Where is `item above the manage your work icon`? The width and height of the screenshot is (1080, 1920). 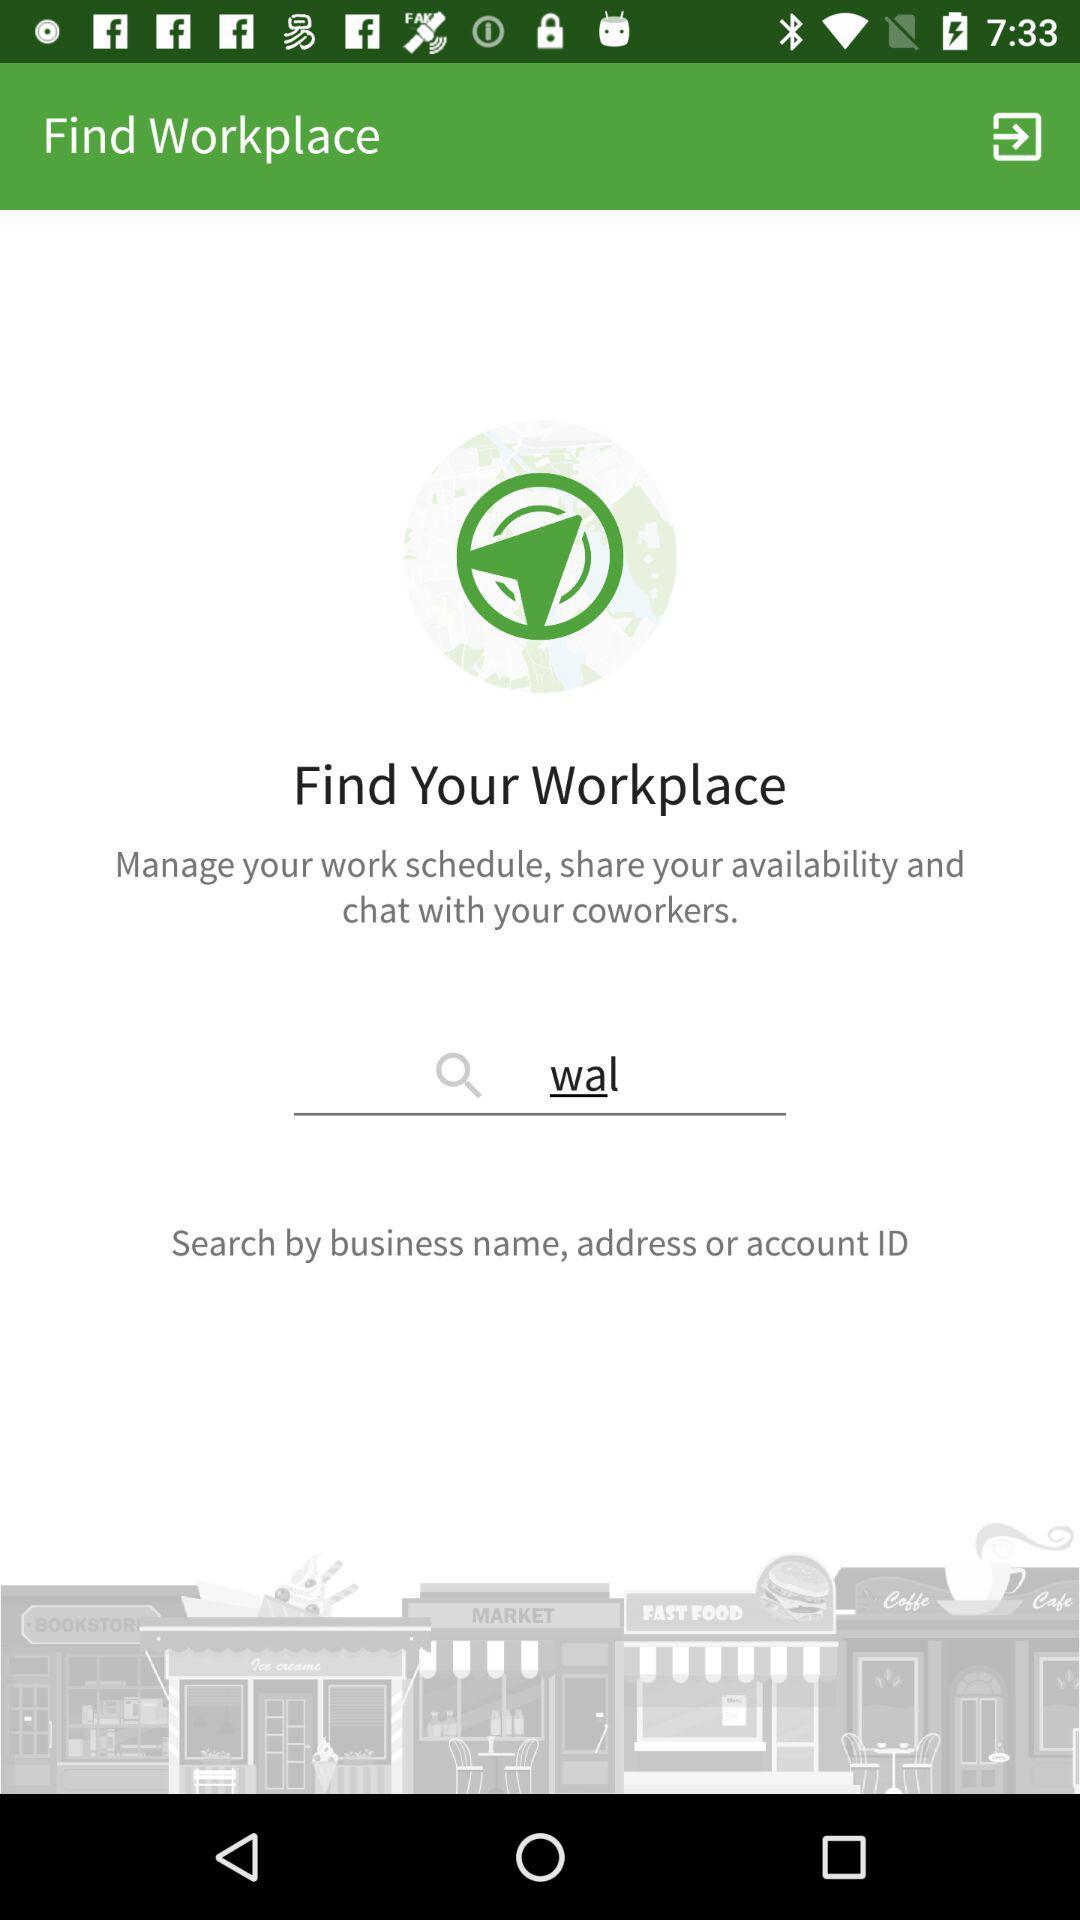
item above the manage your work icon is located at coordinates (1017, 135).